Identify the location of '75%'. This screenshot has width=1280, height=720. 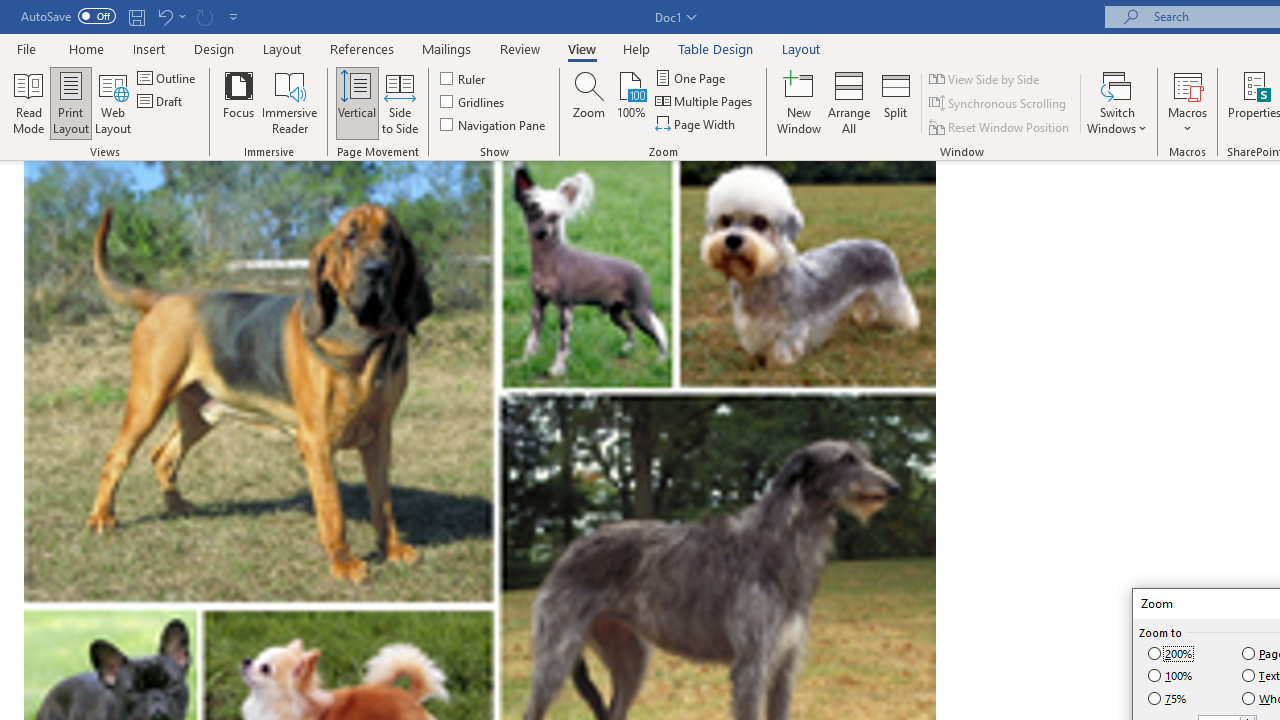
(1168, 698).